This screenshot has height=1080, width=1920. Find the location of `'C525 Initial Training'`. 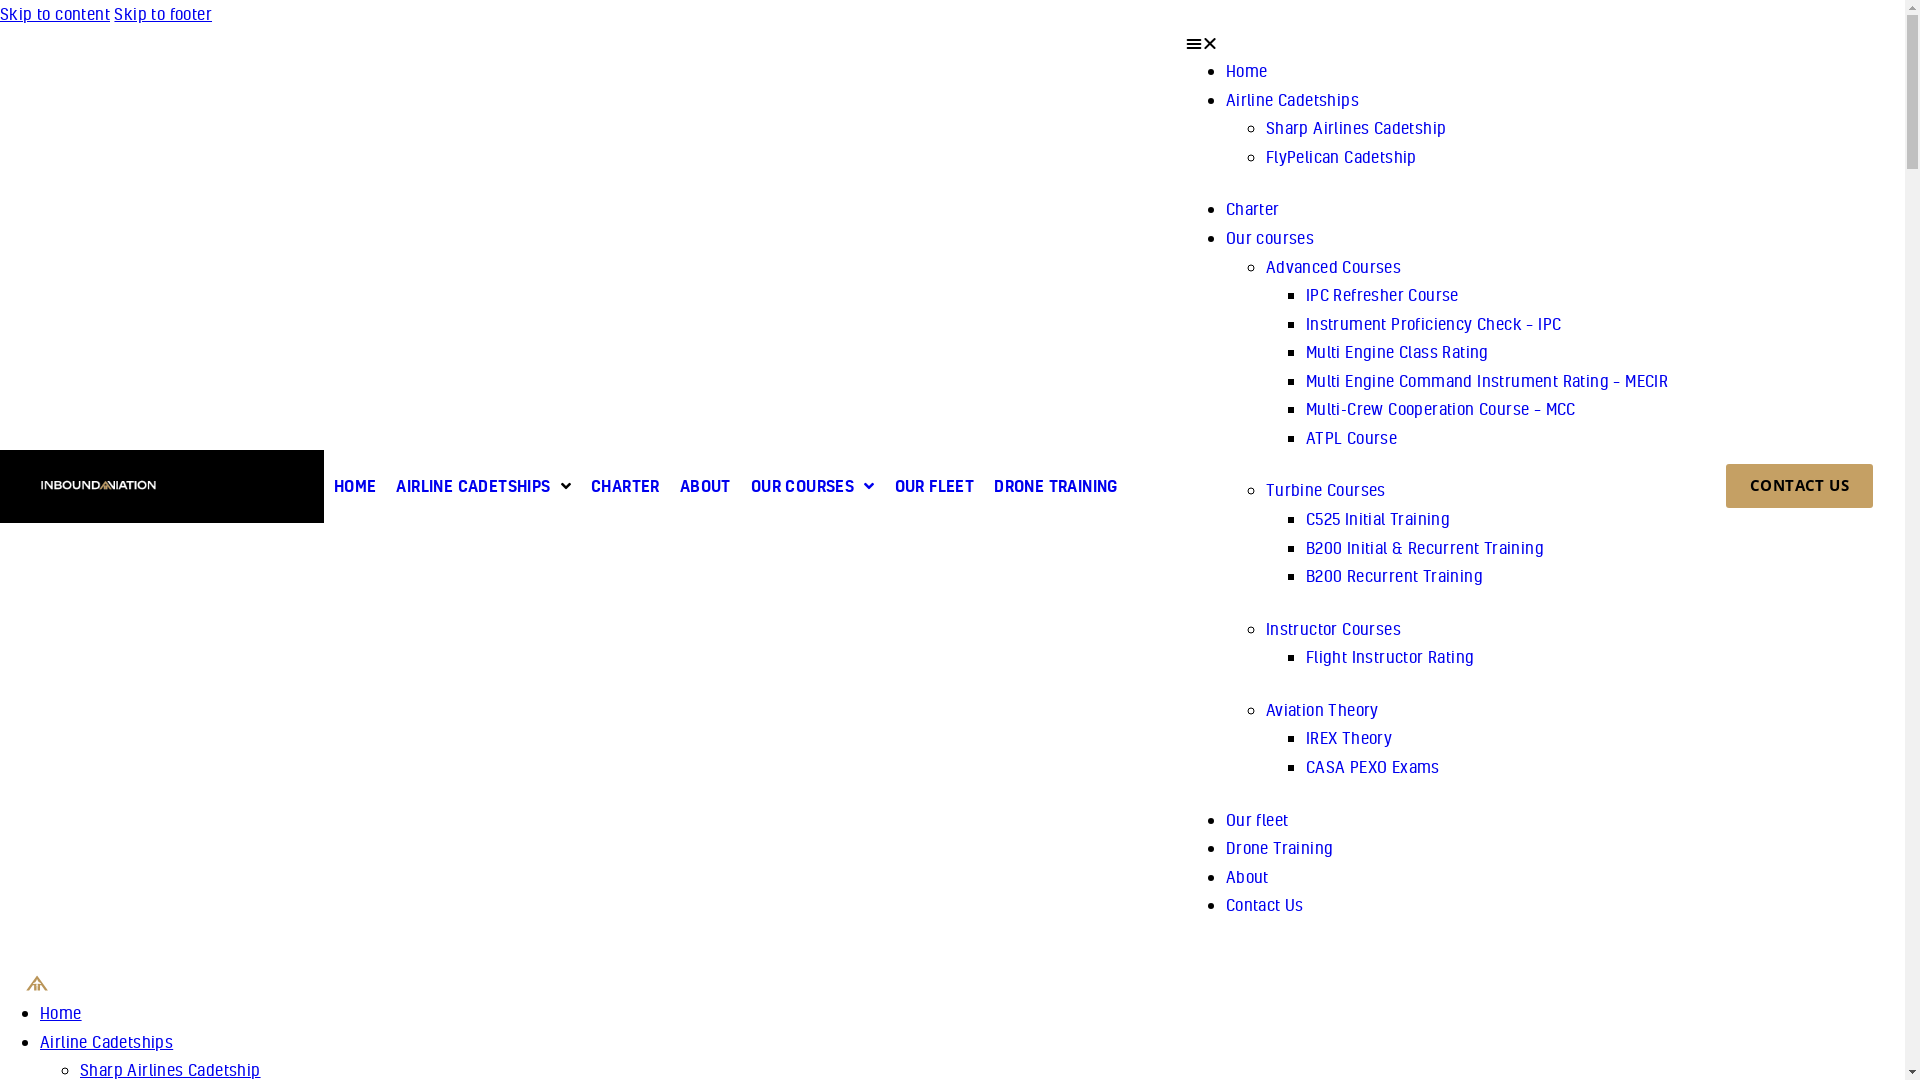

'C525 Initial Training' is located at coordinates (1376, 517).